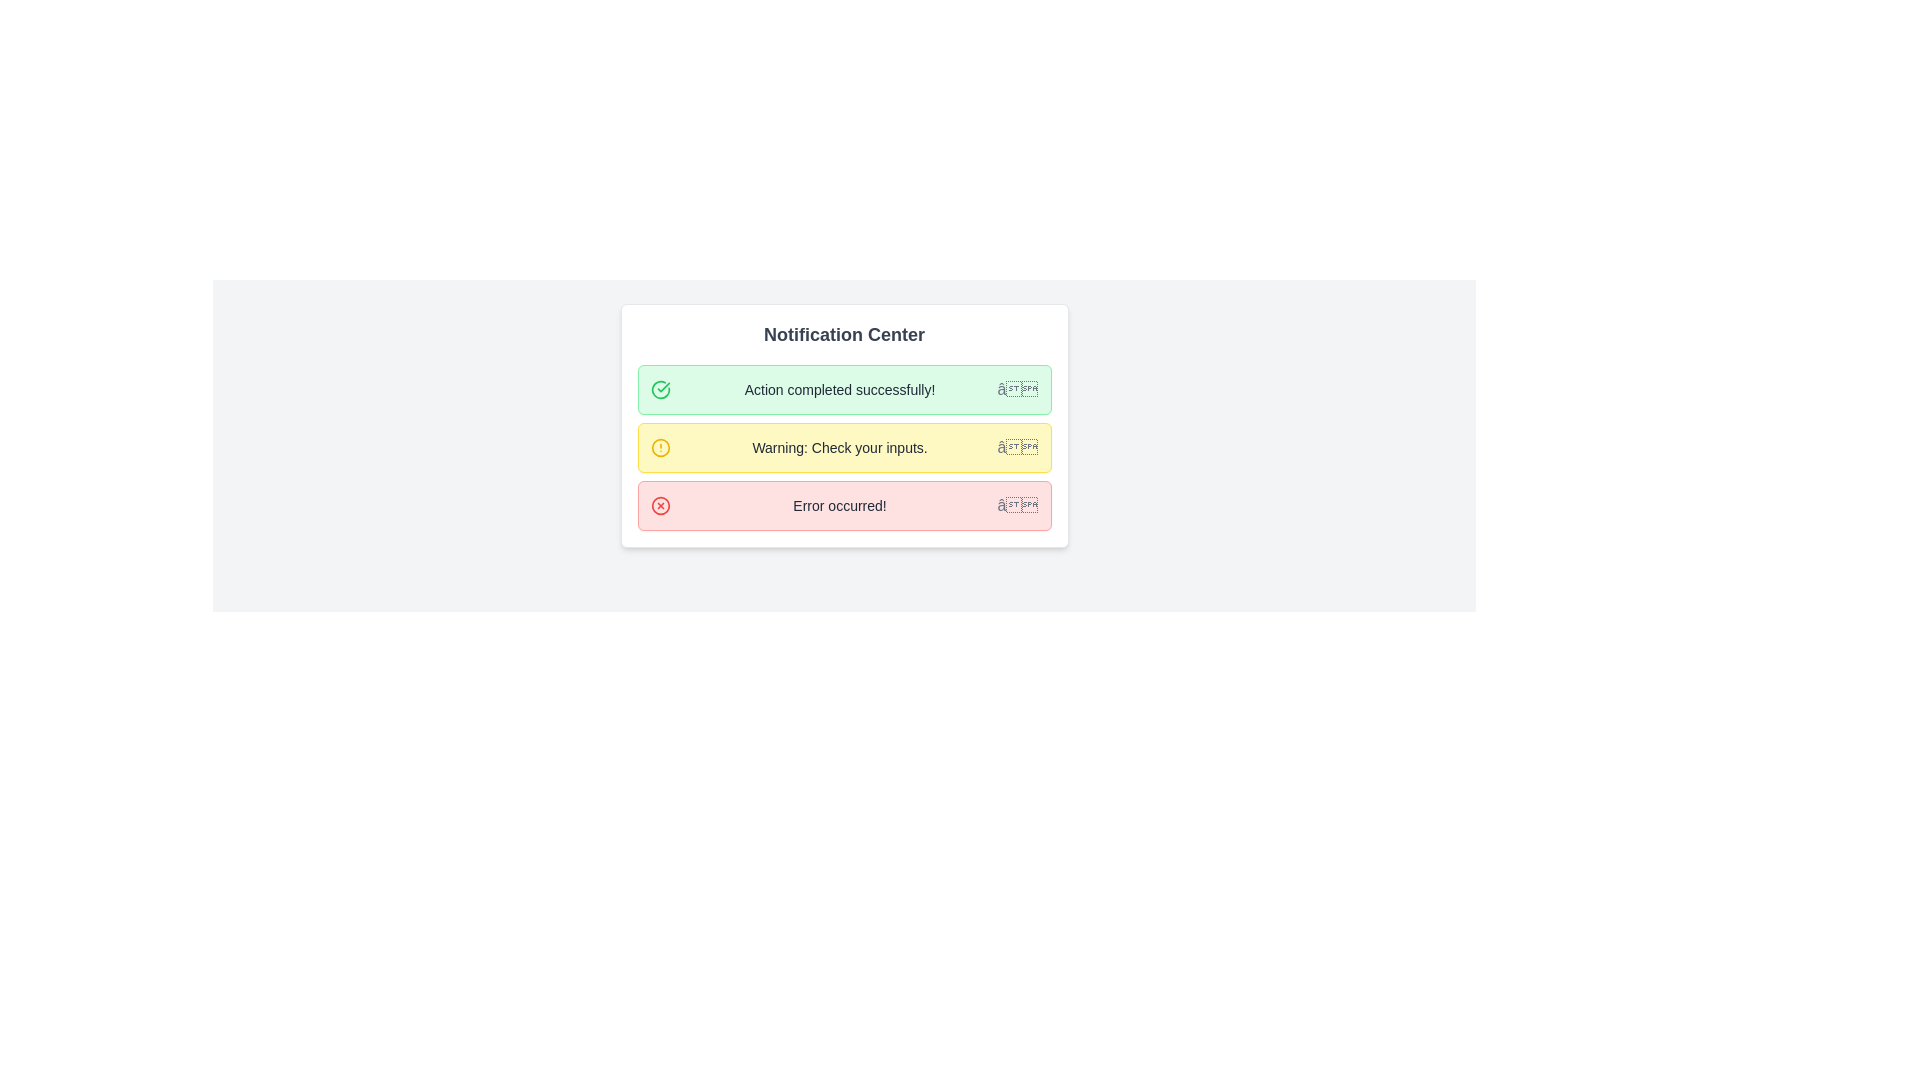 The image size is (1920, 1080). Describe the element at coordinates (840, 446) in the screenshot. I see `text displayed in the text label that says 'Warning: Check your inputs.' which is styled in a small, gray font against a yellowish background` at that location.